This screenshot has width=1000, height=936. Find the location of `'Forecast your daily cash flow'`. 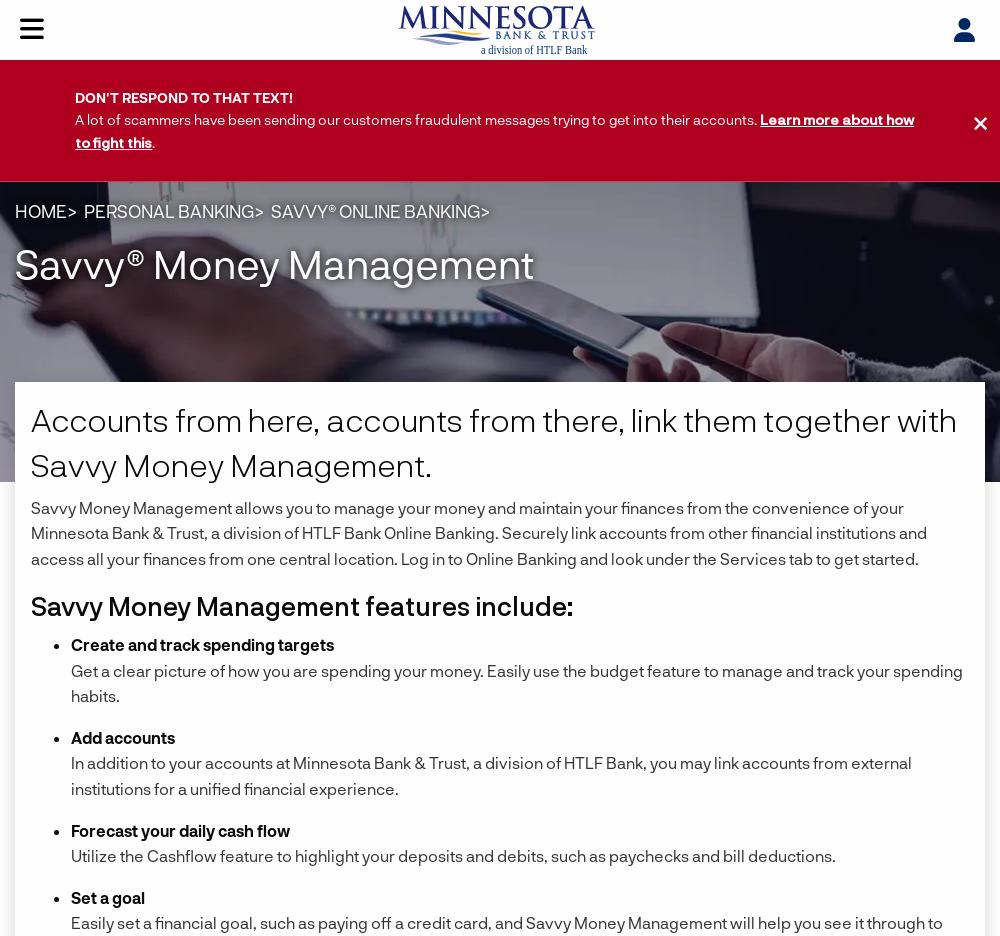

'Forecast your daily cash flow' is located at coordinates (180, 829).